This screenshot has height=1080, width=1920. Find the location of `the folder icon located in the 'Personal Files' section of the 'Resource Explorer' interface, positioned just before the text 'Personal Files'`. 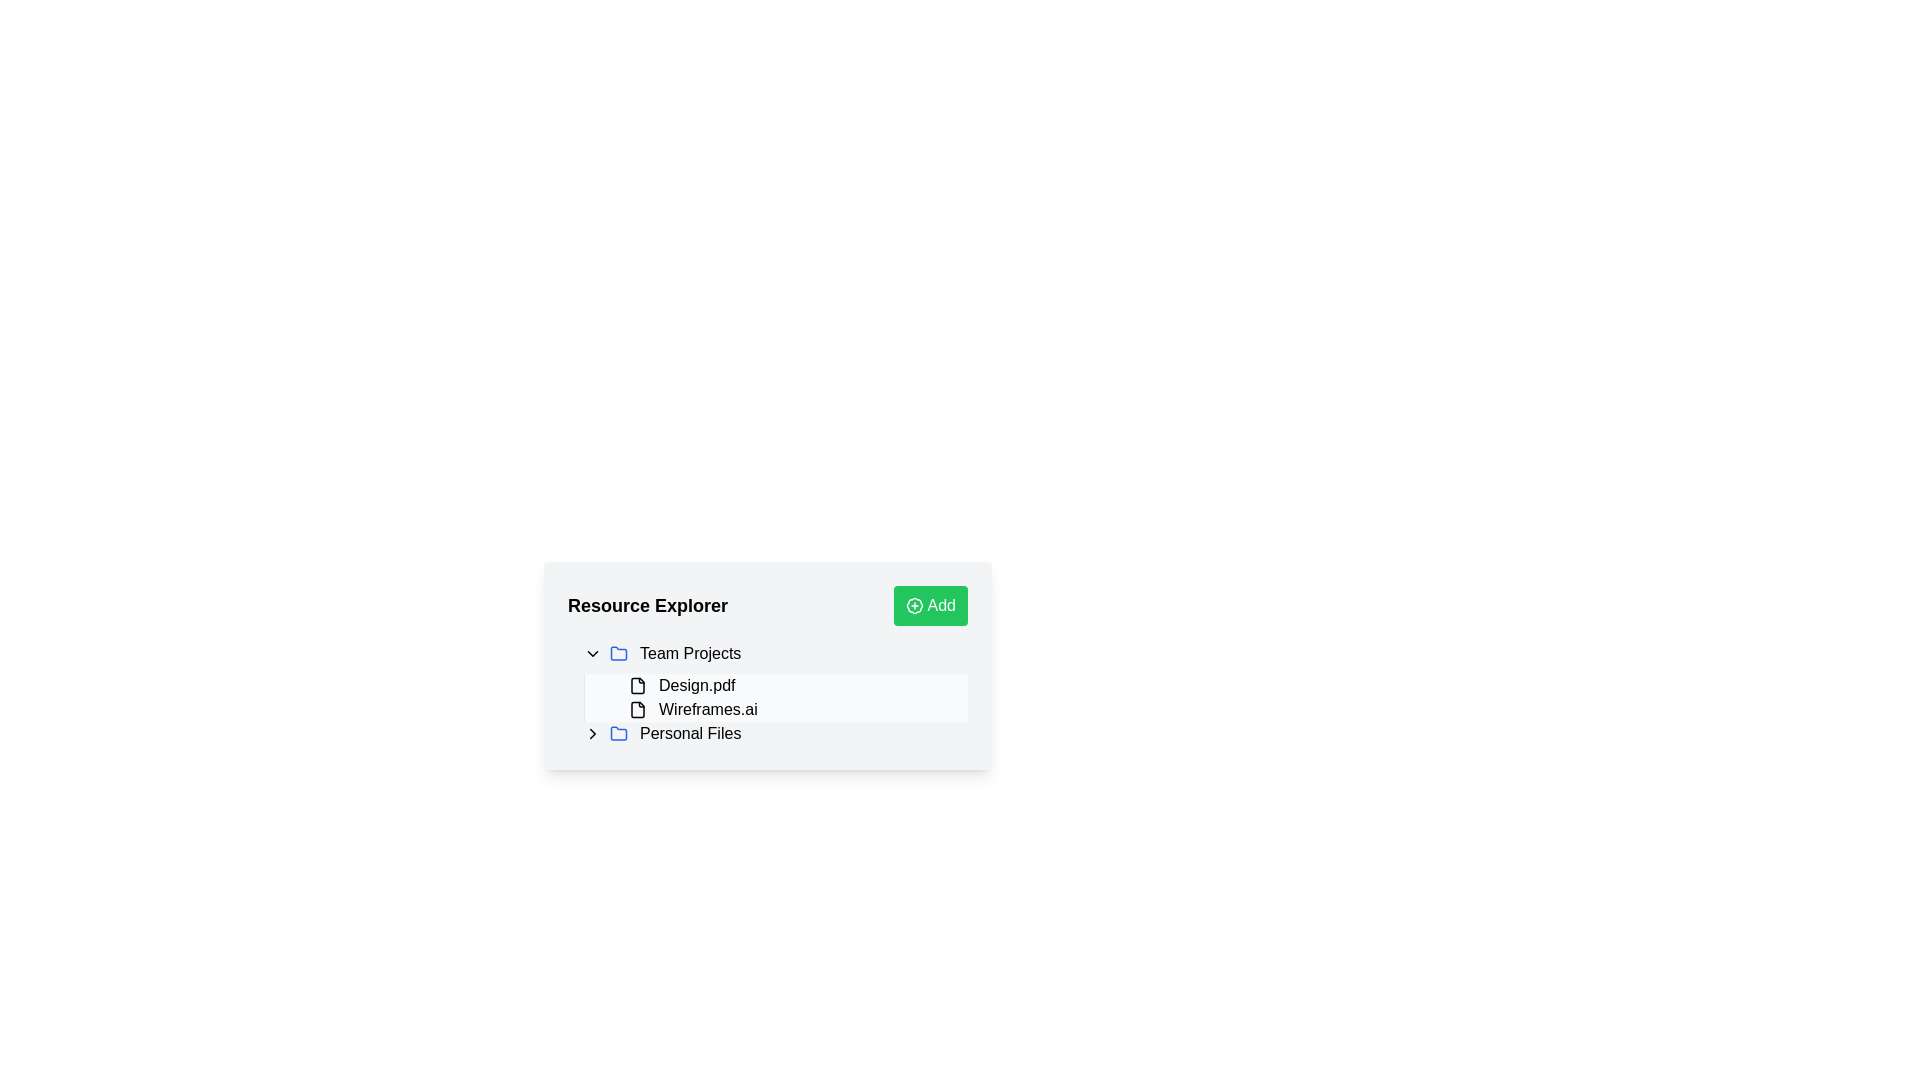

the folder icon located in the 'Personal Files' section of the 'Resource Explorer' interface, positioned just before the text 'Personal Files' is located at coordinates (618, 732).